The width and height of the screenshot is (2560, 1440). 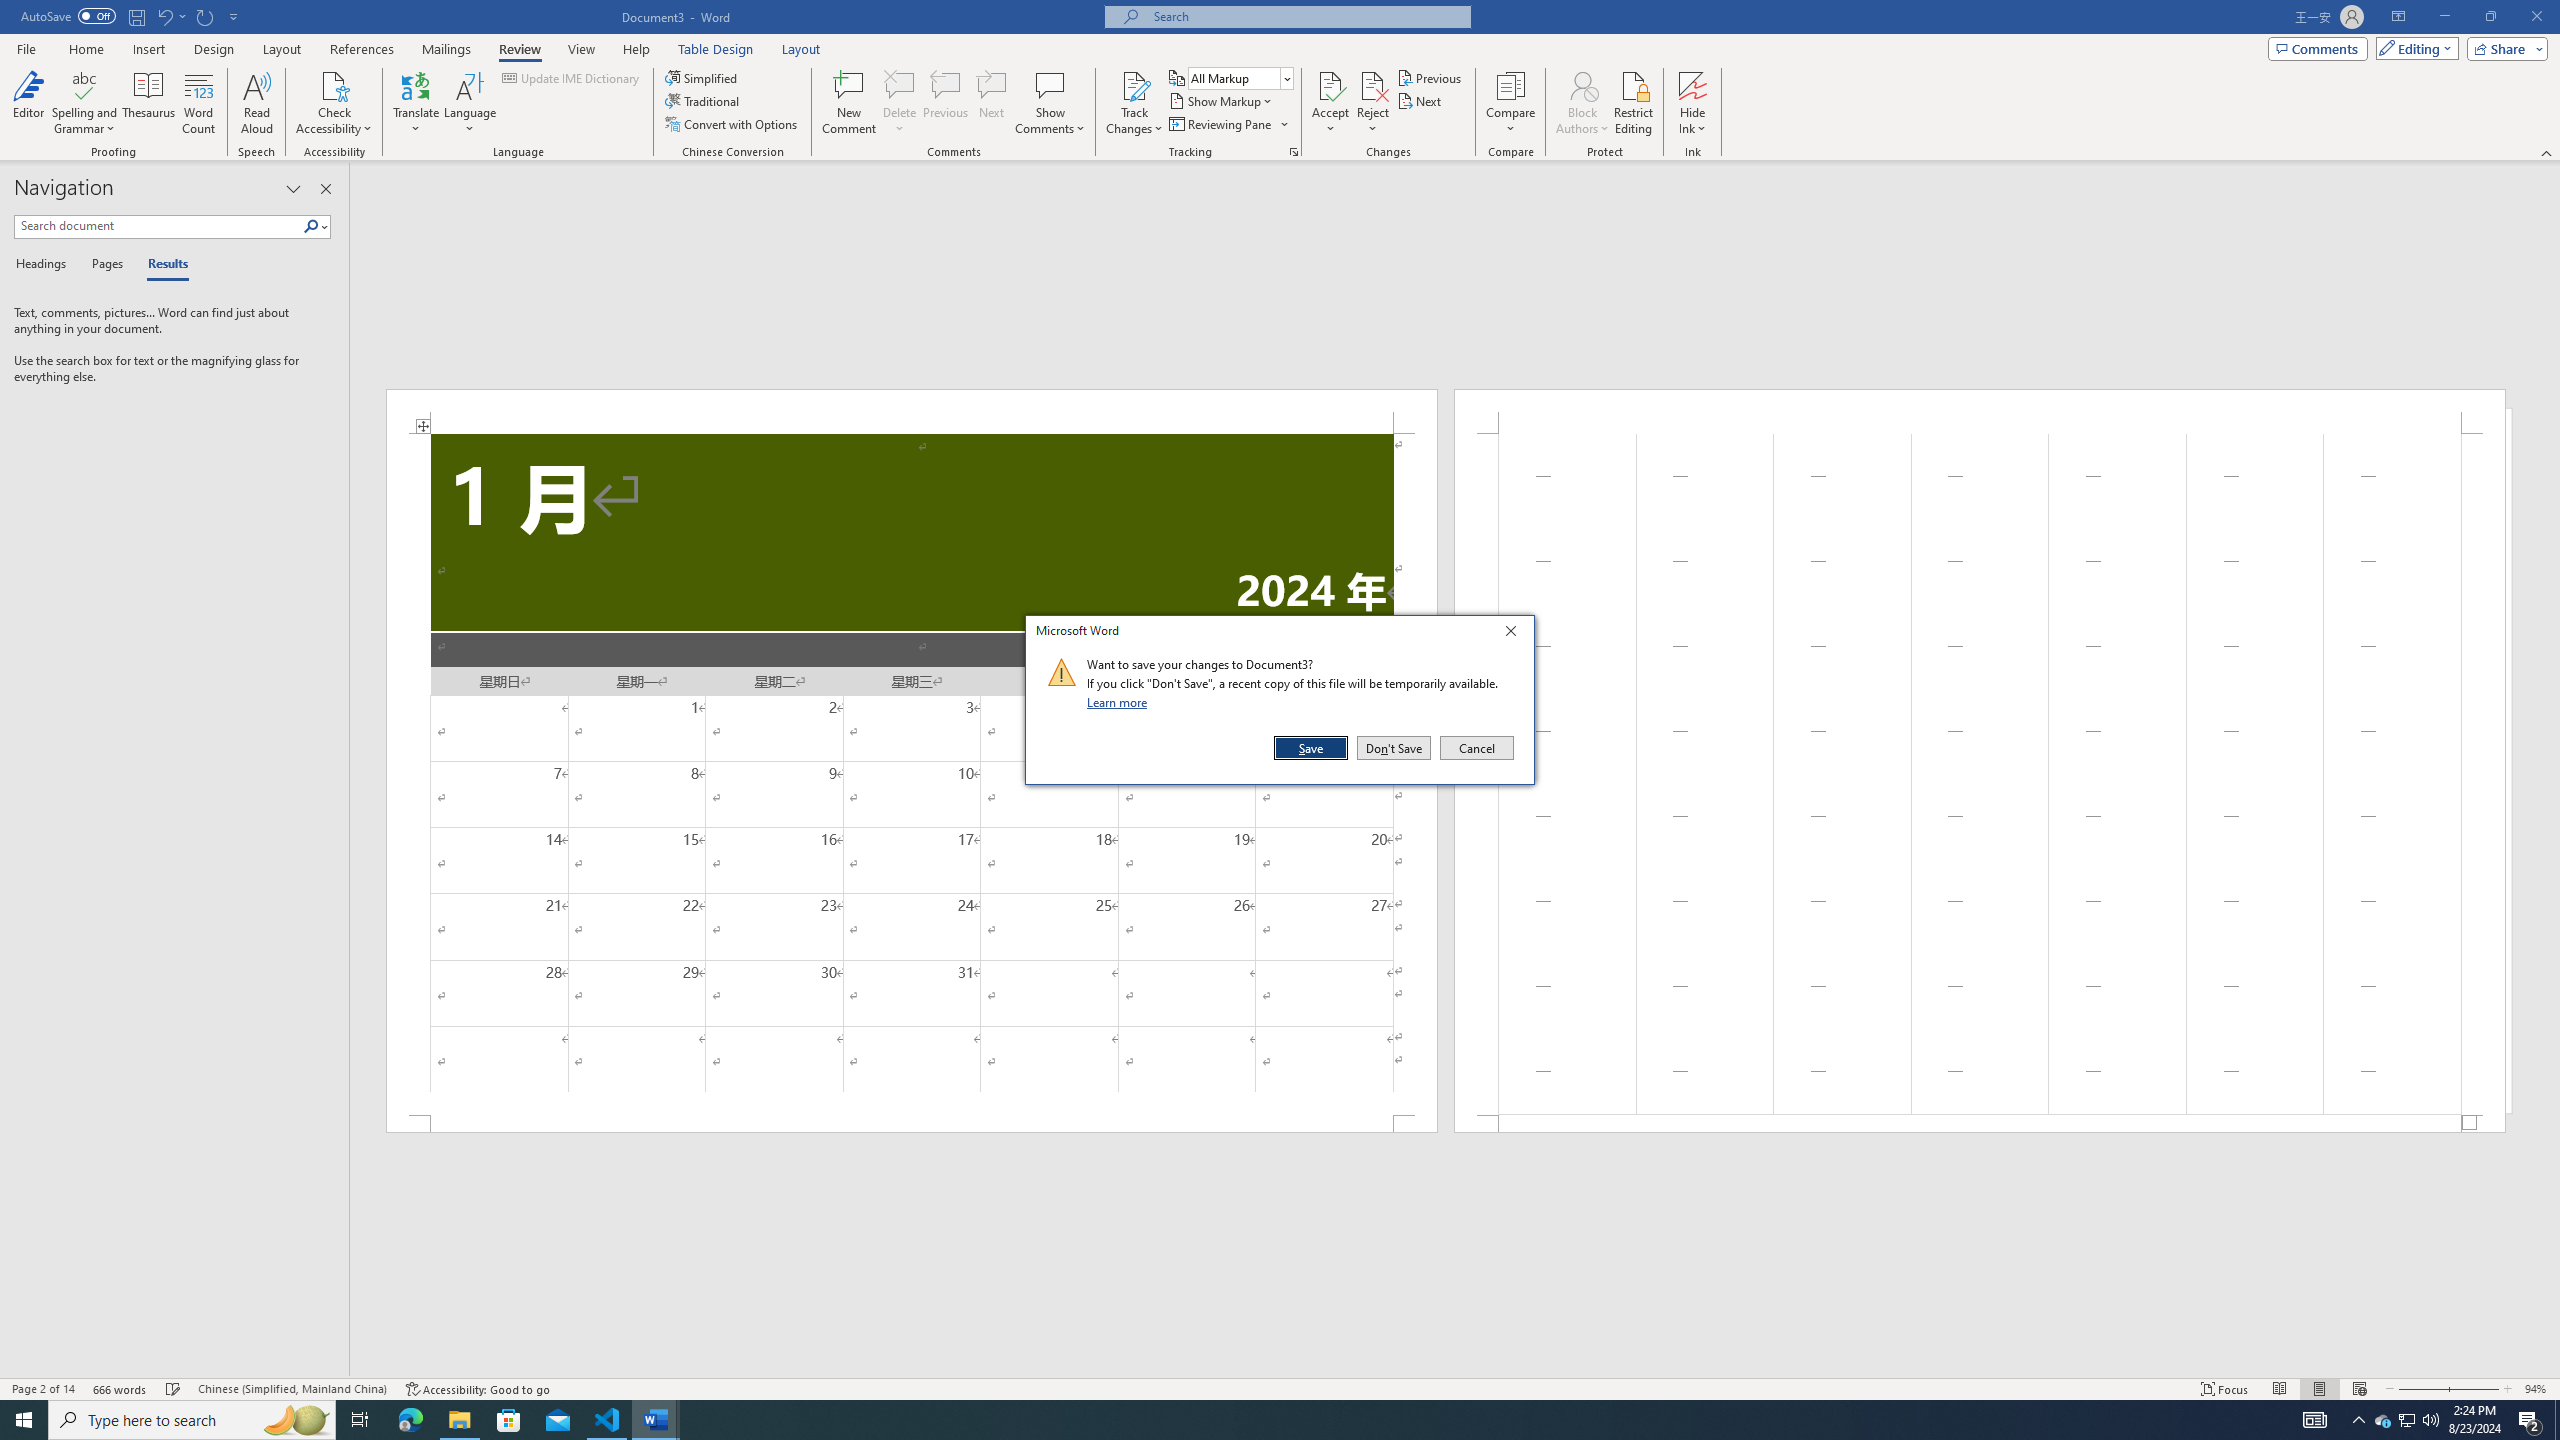 What do you see at coordinates (121, 1389) in the screenshot?
I see `'Word Count 666 words'` at bounding box center [121, 1389].